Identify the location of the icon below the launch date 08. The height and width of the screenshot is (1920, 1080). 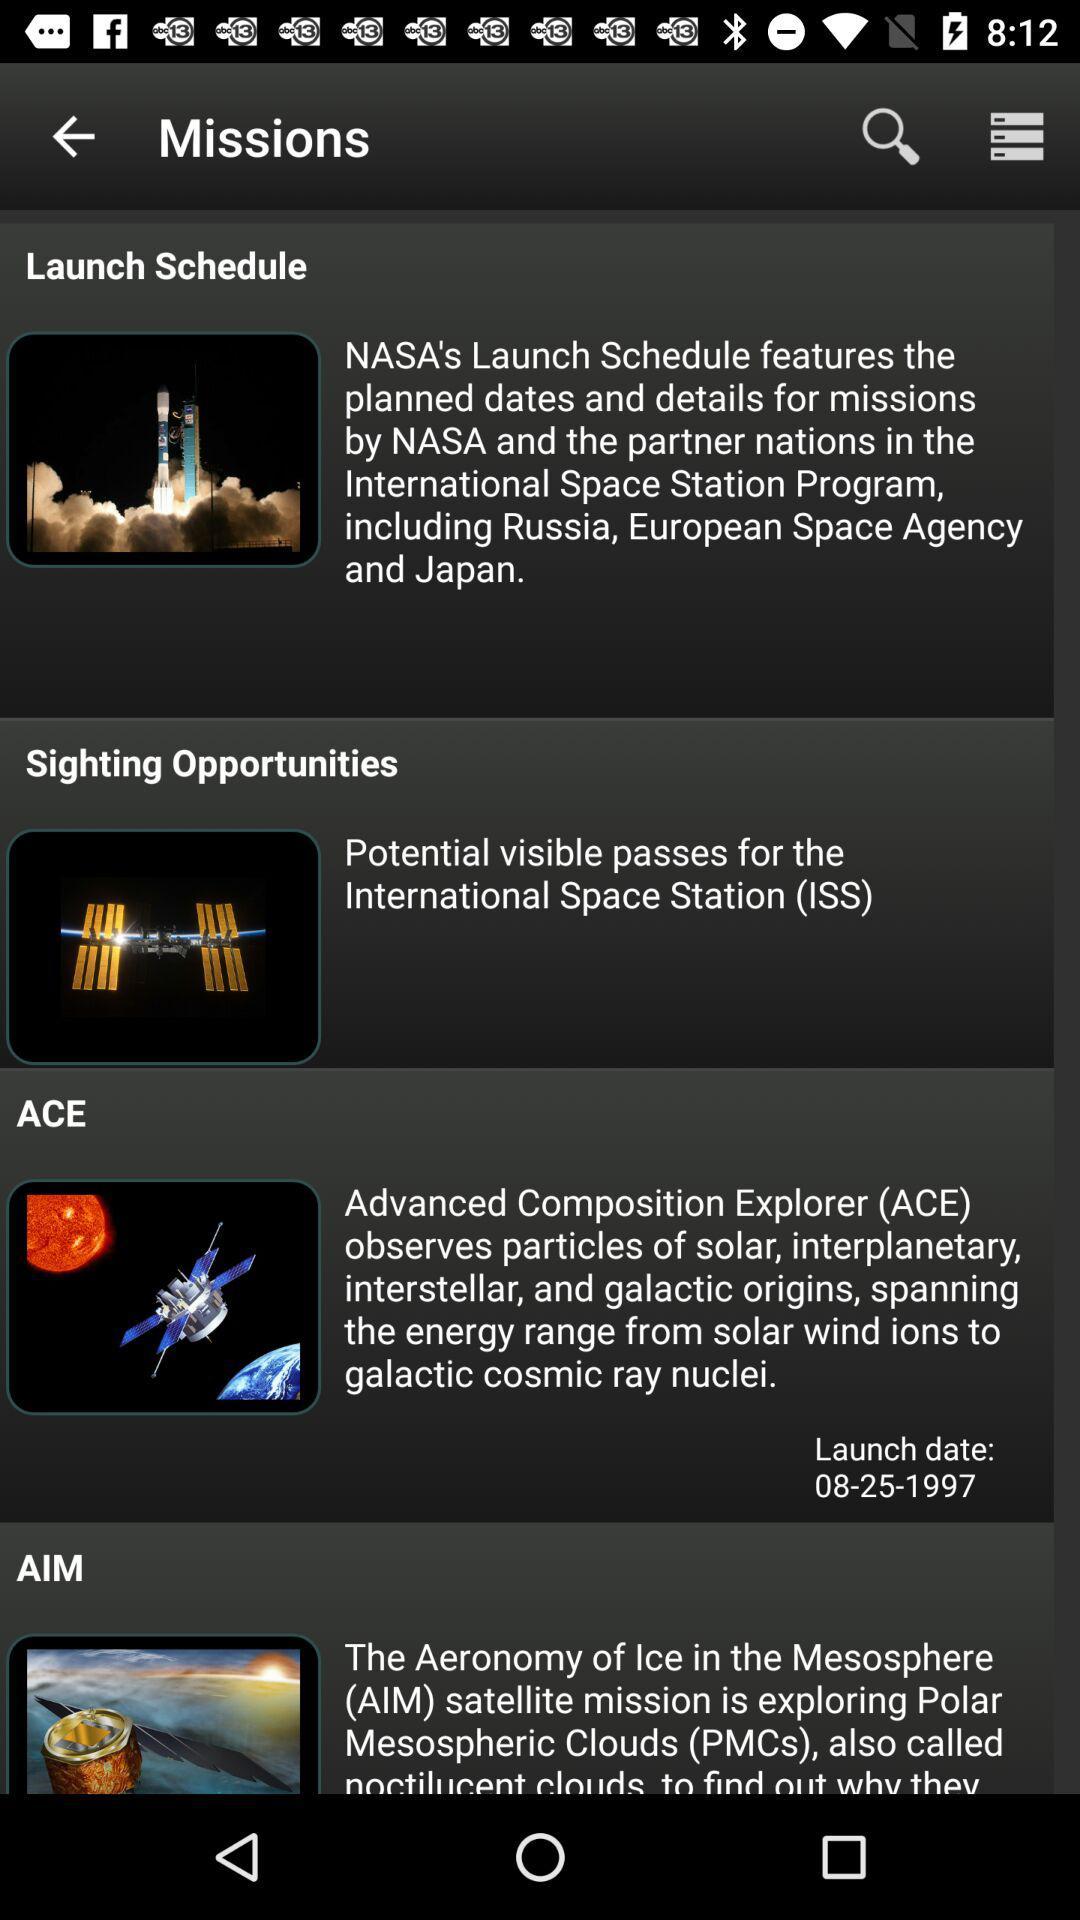
(696, 1711).